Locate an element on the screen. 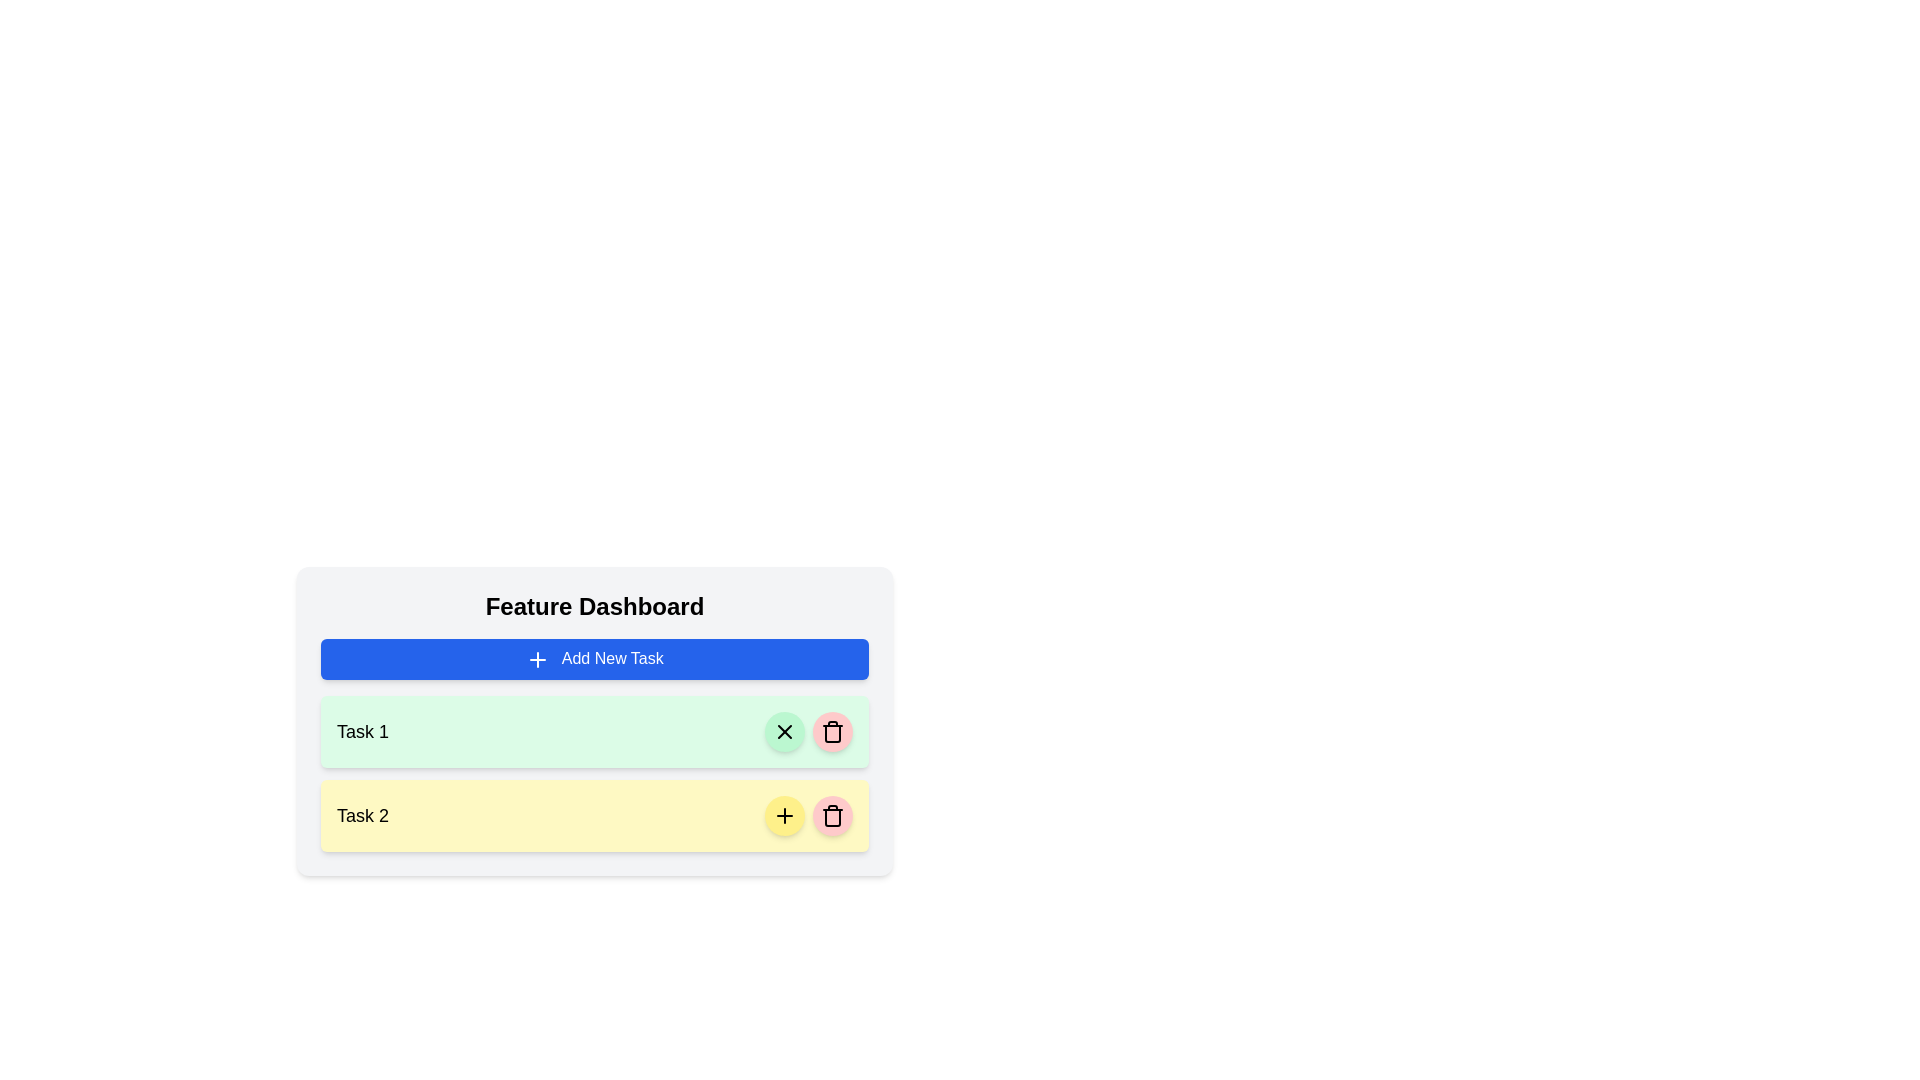 This screenshot has height=1080, width=1920. the close or cancel button located to the immediate right of the 'Task 1' label is located at coordinates (784, 731).